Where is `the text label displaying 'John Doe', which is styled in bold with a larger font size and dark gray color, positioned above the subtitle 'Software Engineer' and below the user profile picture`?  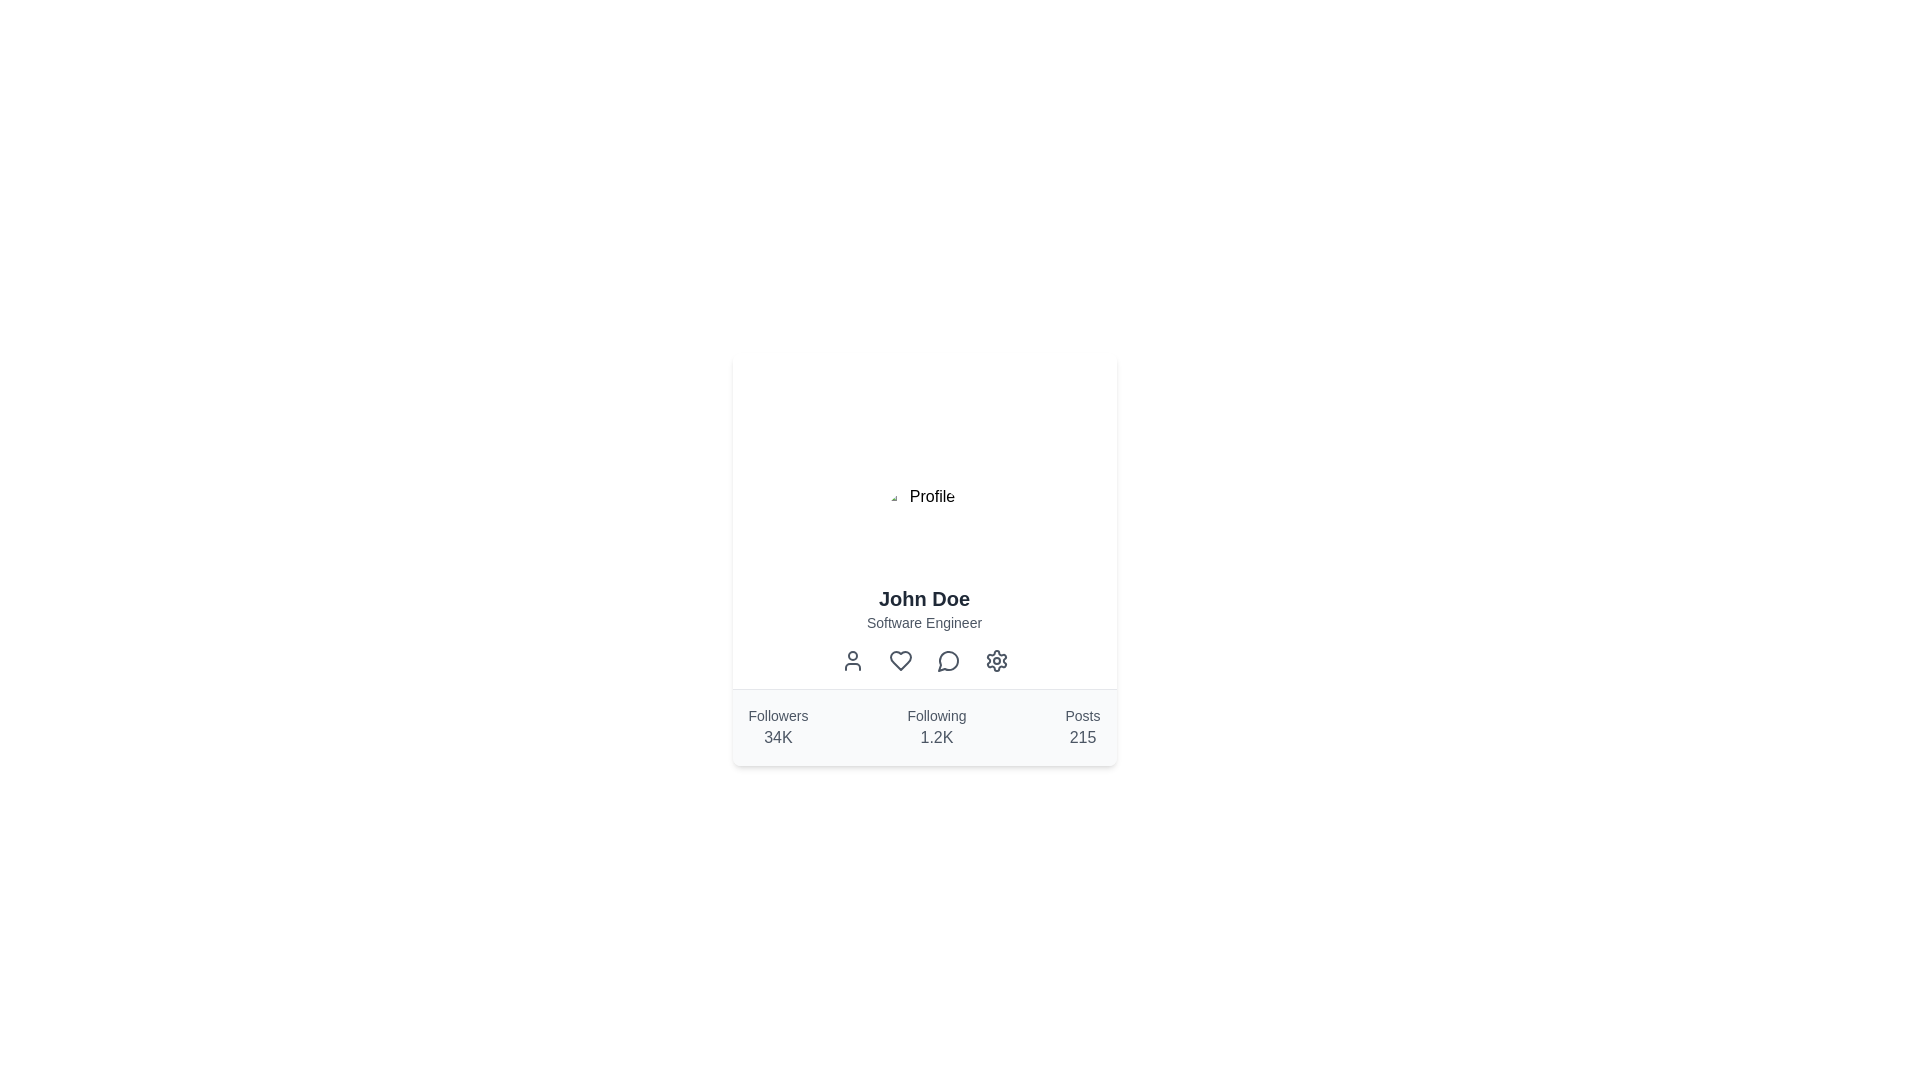 the text label displaying 'John Doe', which is styled in bold with a larger font size and dark gray color, positioned above the subtitle 'Software Engineer' and below the user profile picture is located at coordinates (923, 597).